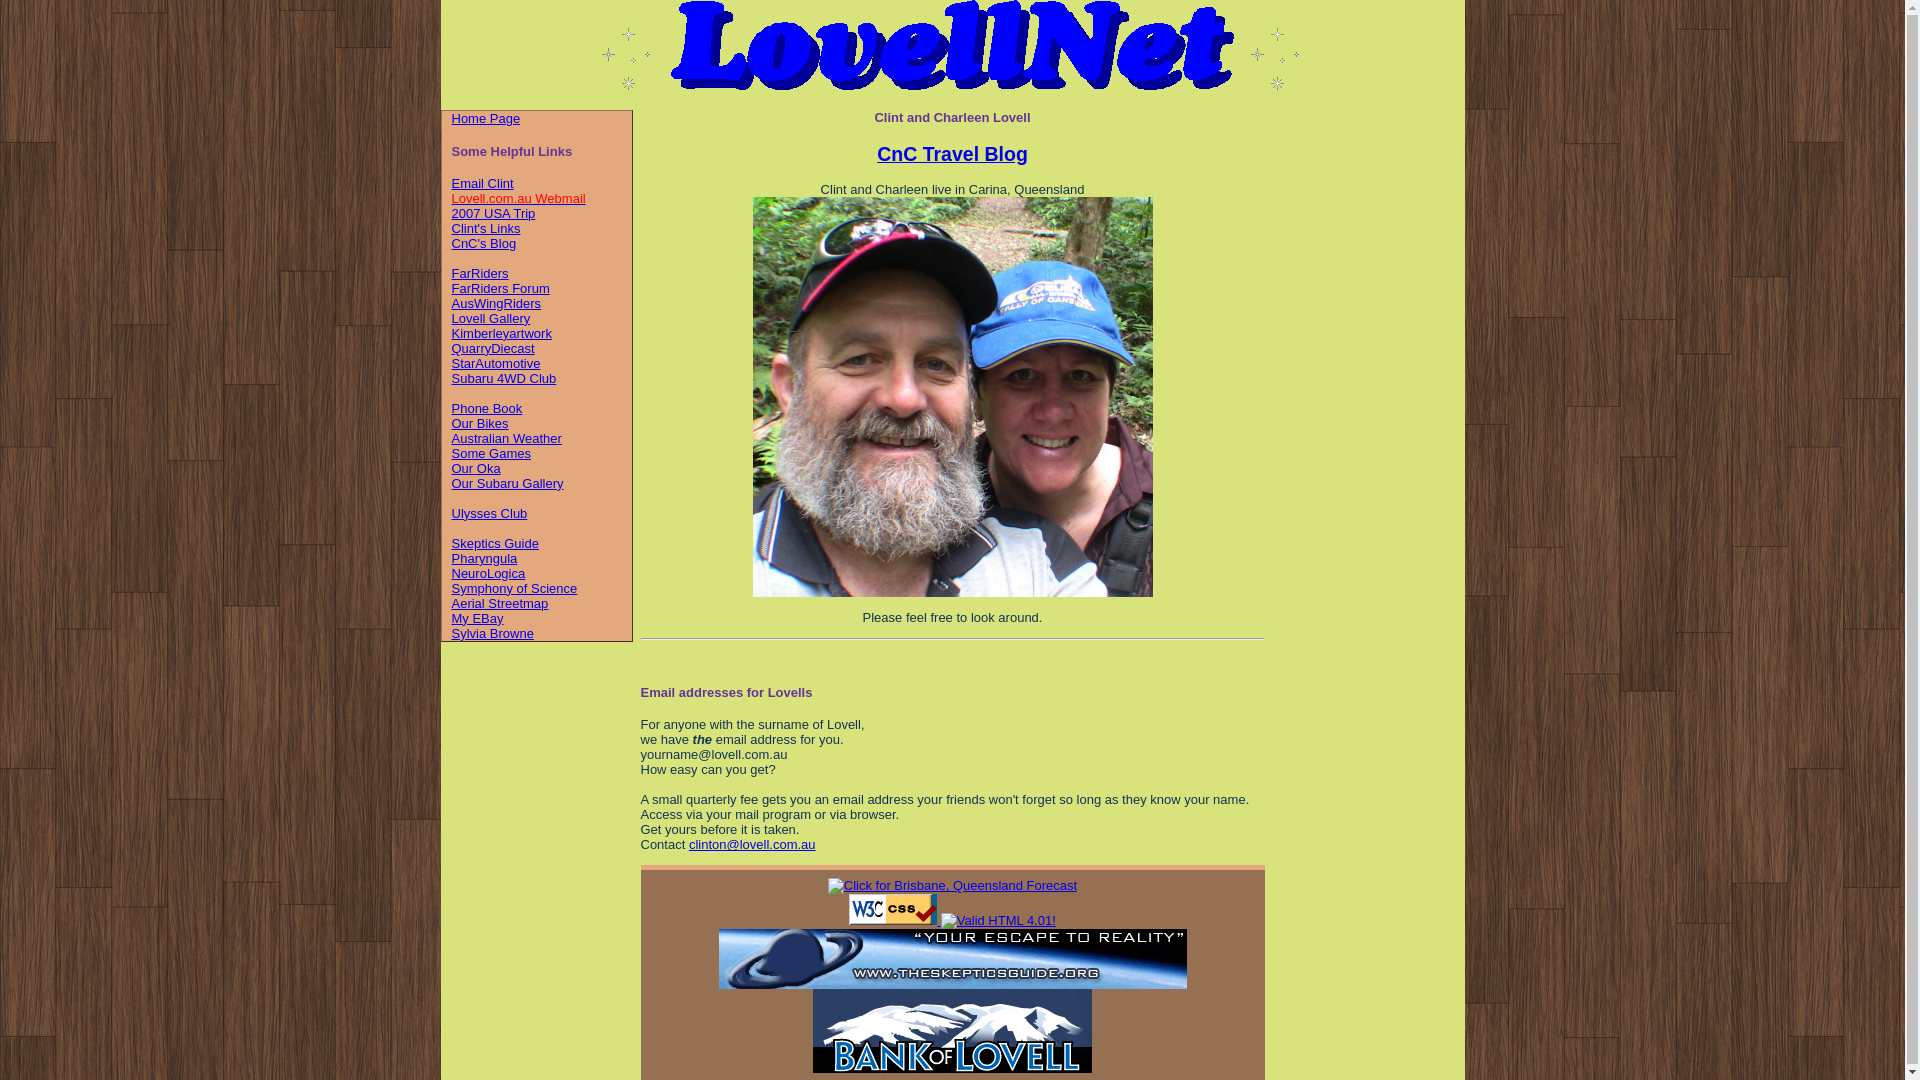 The image size is (1920, 1080). I want to click on 'Symphony of Science', so click(514, 587).